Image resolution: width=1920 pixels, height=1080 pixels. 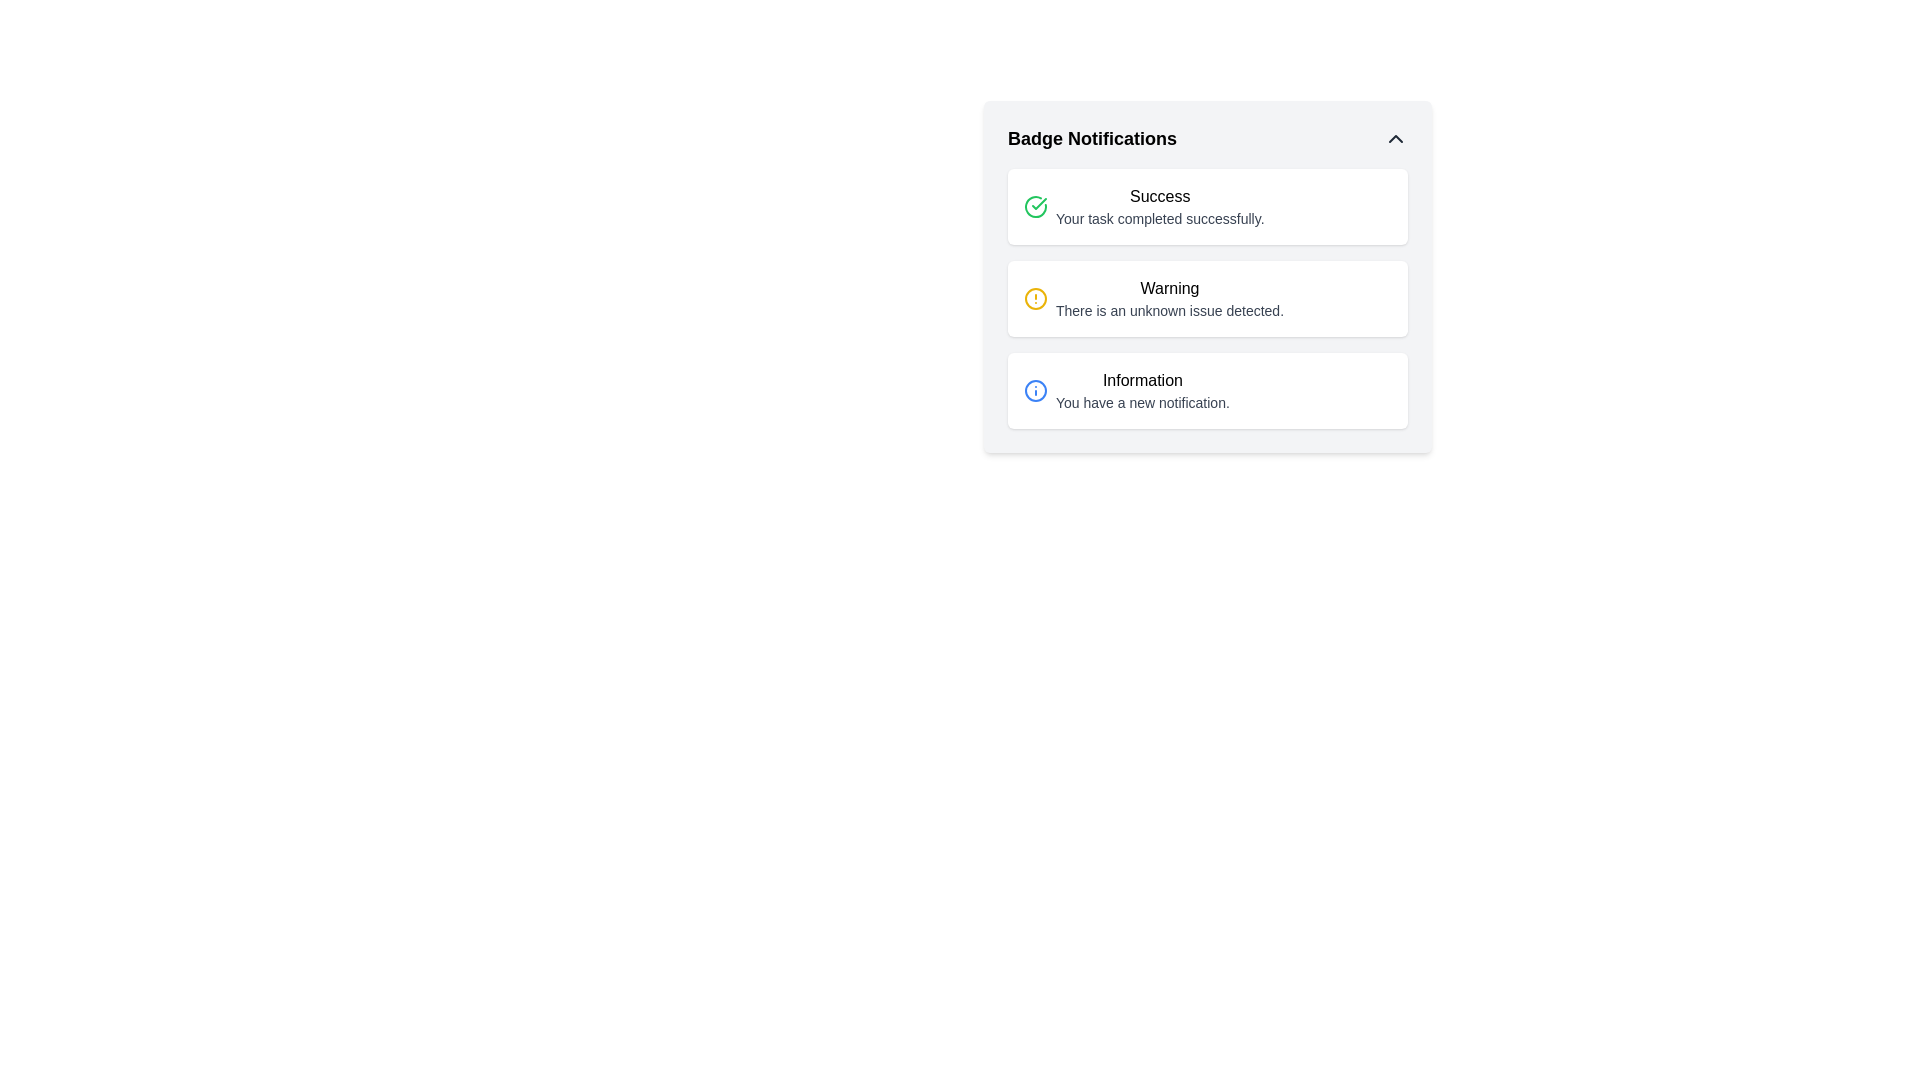 I want to click on the warning displayed in the bold 'Warning' text within the second notification card located centrally in the interface, so click(x=1170, y=299).